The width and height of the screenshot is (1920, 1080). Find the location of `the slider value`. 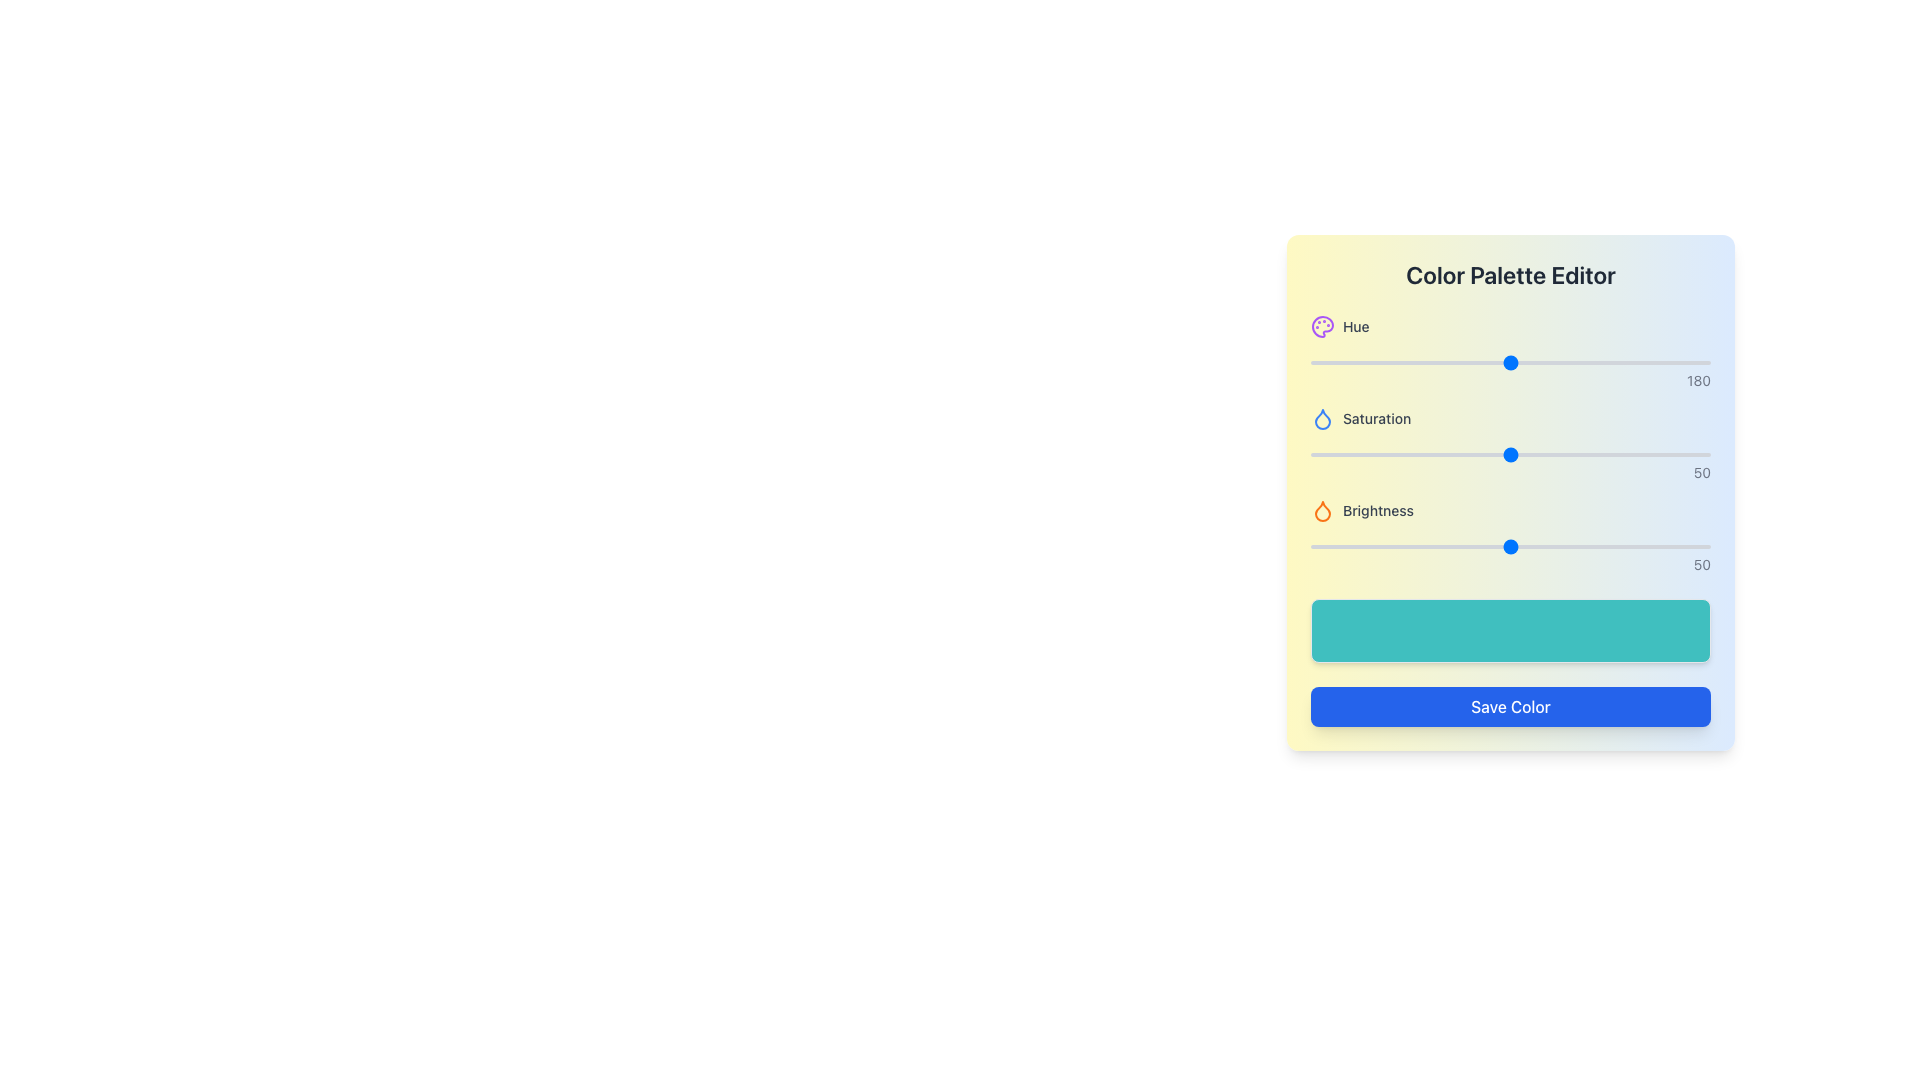

the slider value is located at coordinates (1538, 455).